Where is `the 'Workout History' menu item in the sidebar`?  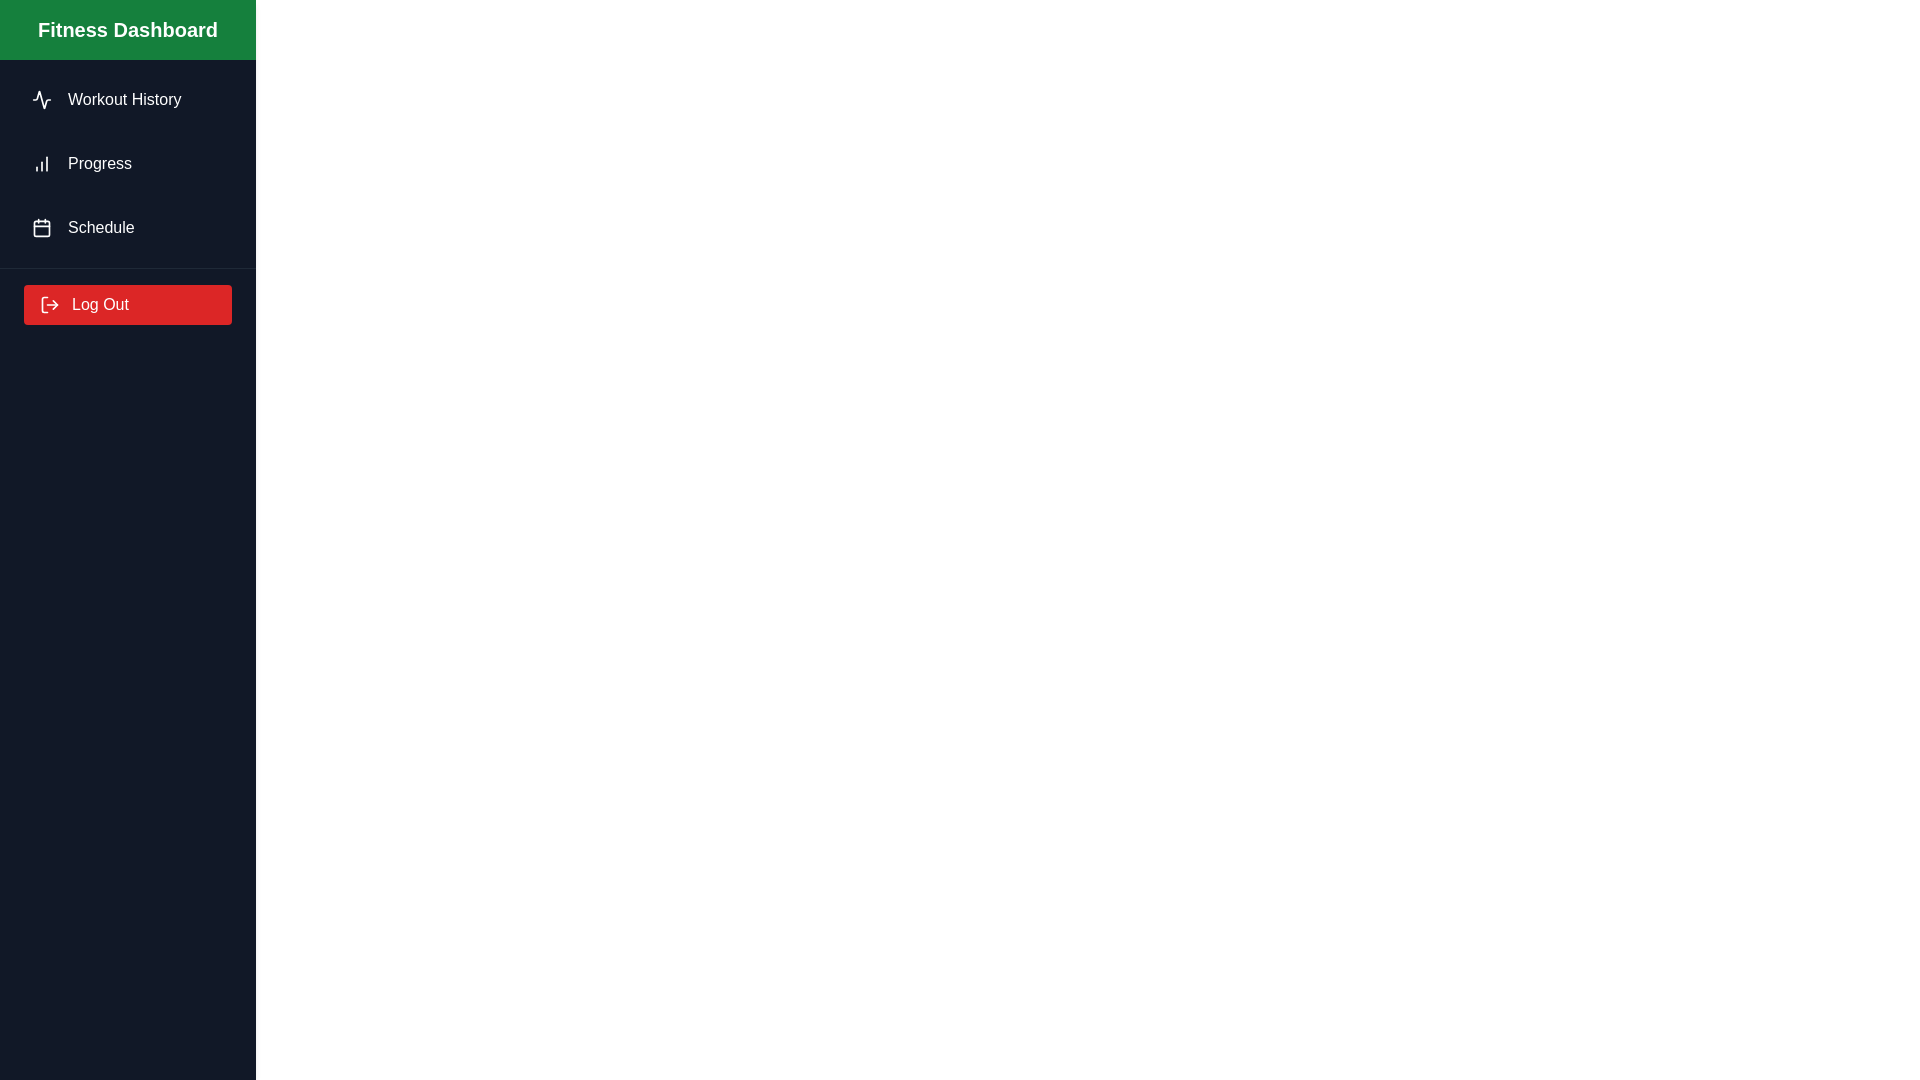
the 'Workout History' menu item in the sidebar is located at coordinates (127, 100).